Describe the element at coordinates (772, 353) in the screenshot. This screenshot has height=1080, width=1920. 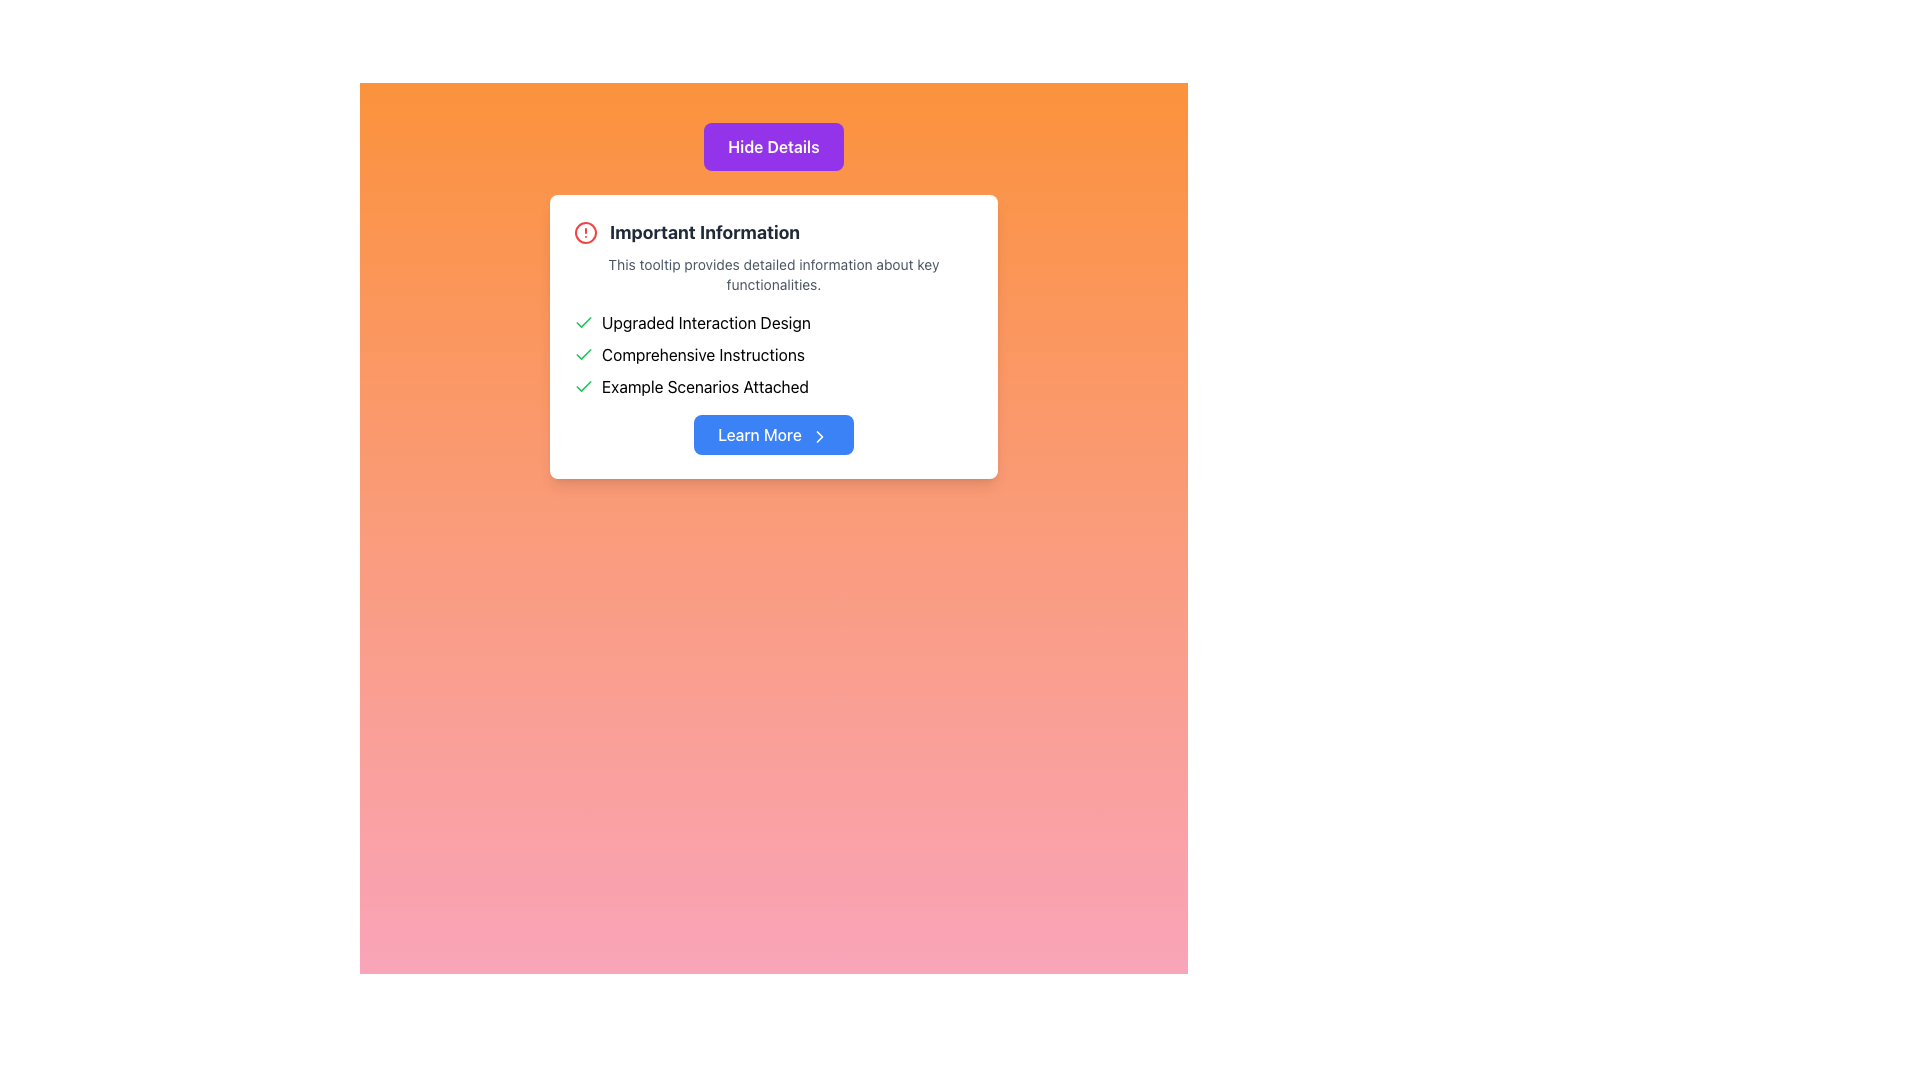
I see `text content of the Inline textual indicator labeled 'Comprehensive Instructions', which is the second item in a vertical list within a tooltip card` at that location.